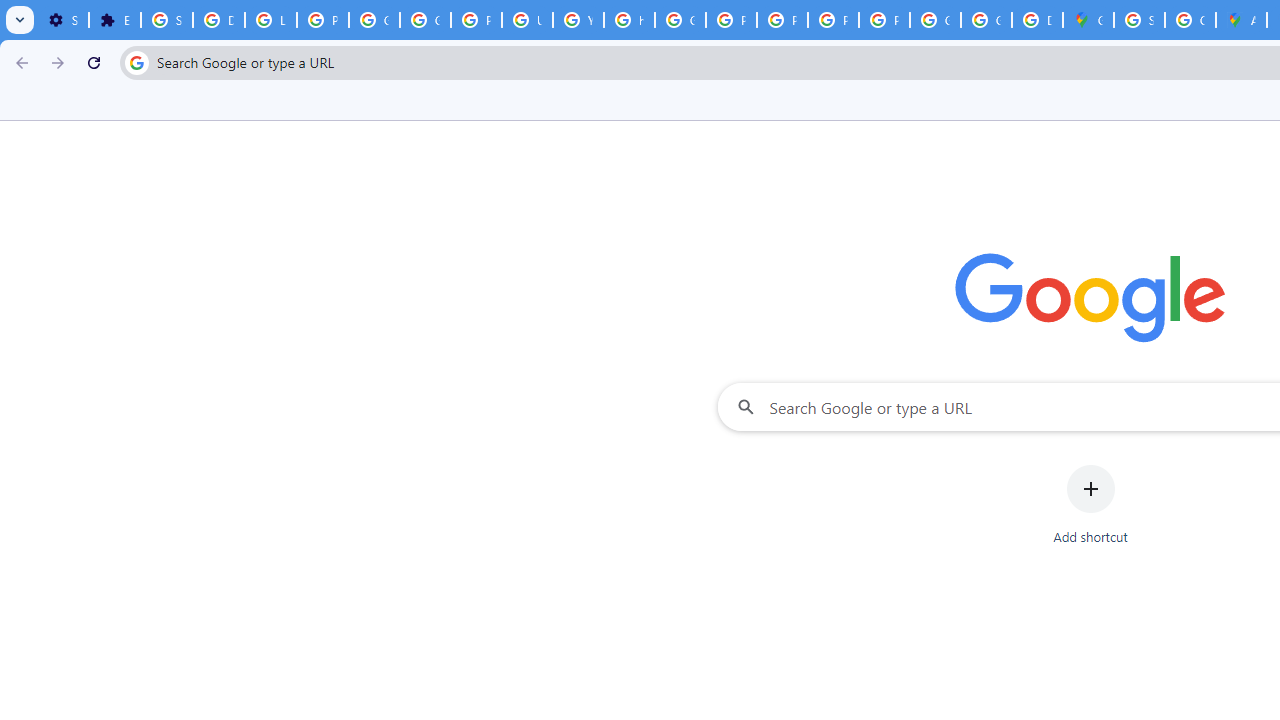 This screenshot has width=1280, height=720. What do you see at coordinates (218, 20) in the screenshot?
I see `'Delete photos & videos - Computer - Google Photos Help'` at bounding box center [218, 20].